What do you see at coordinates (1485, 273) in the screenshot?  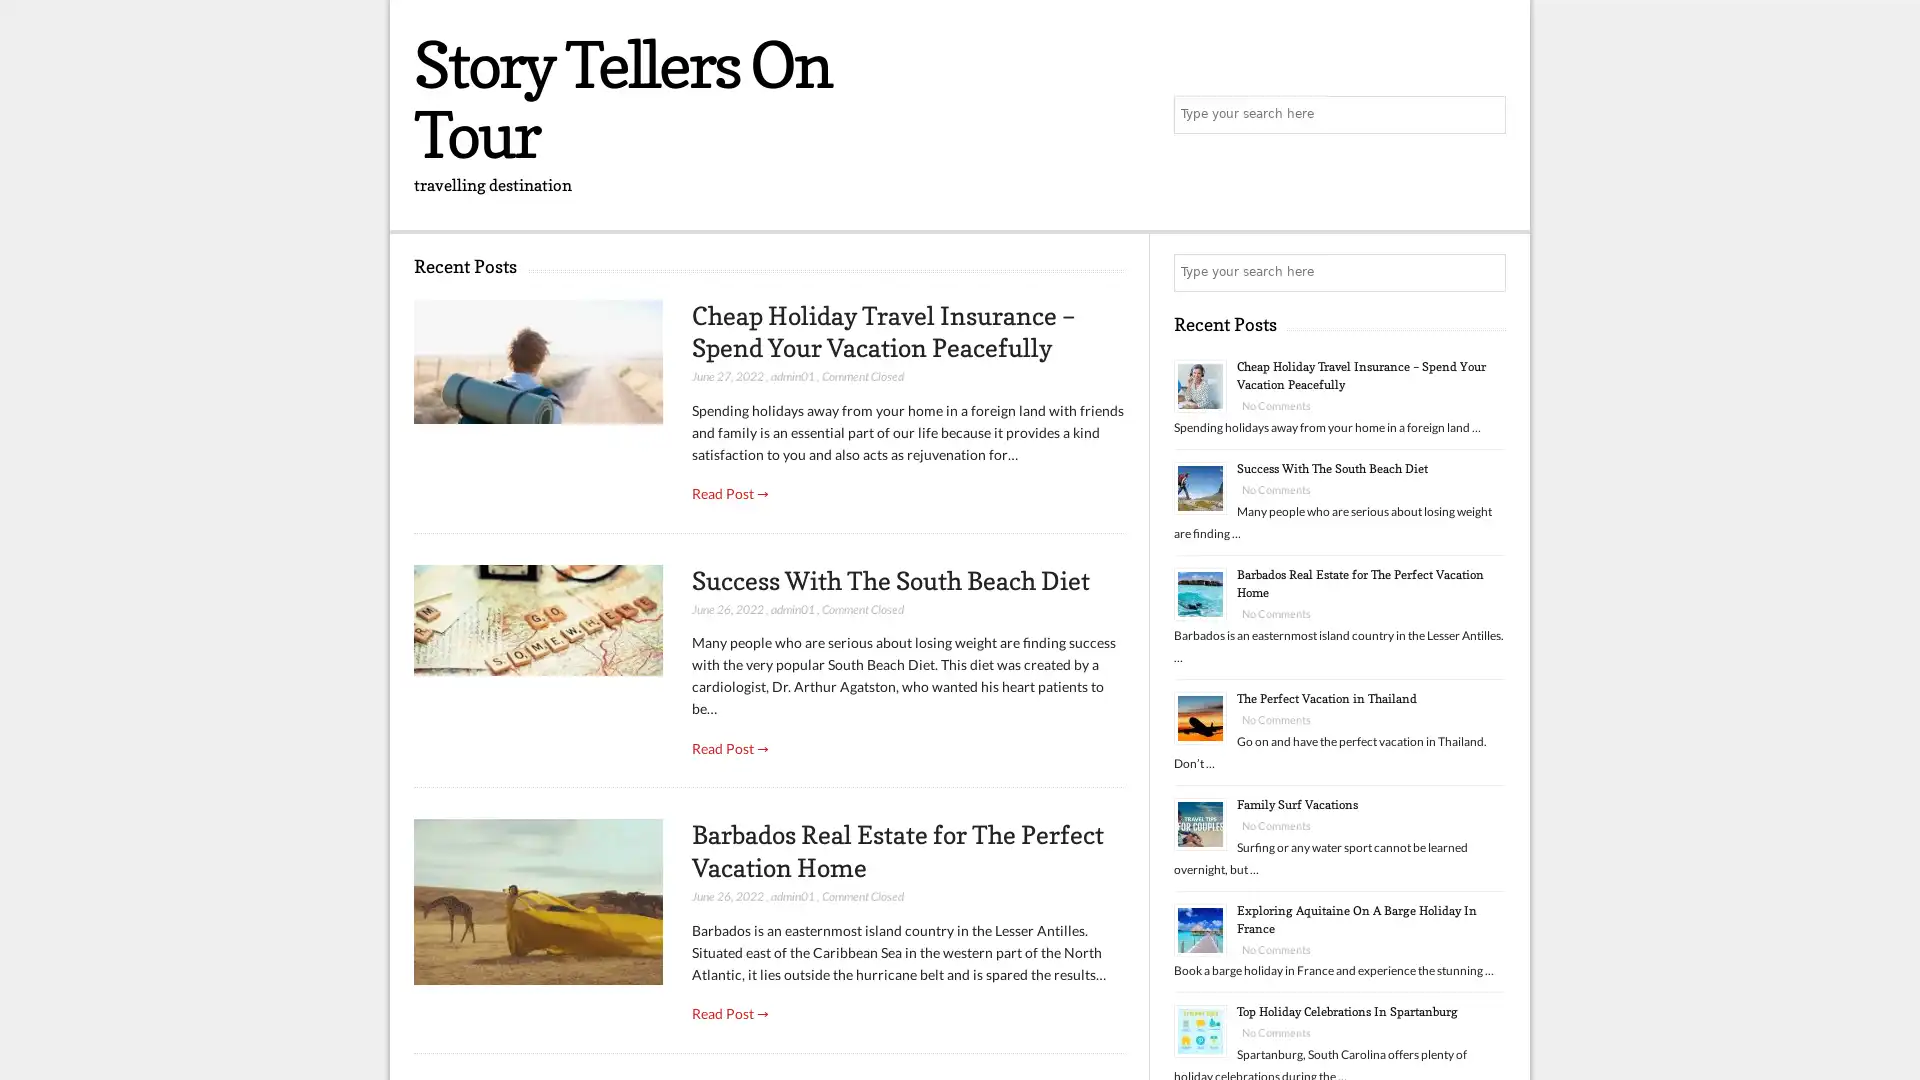 I see `Search` at bounding box center [1485, 273].